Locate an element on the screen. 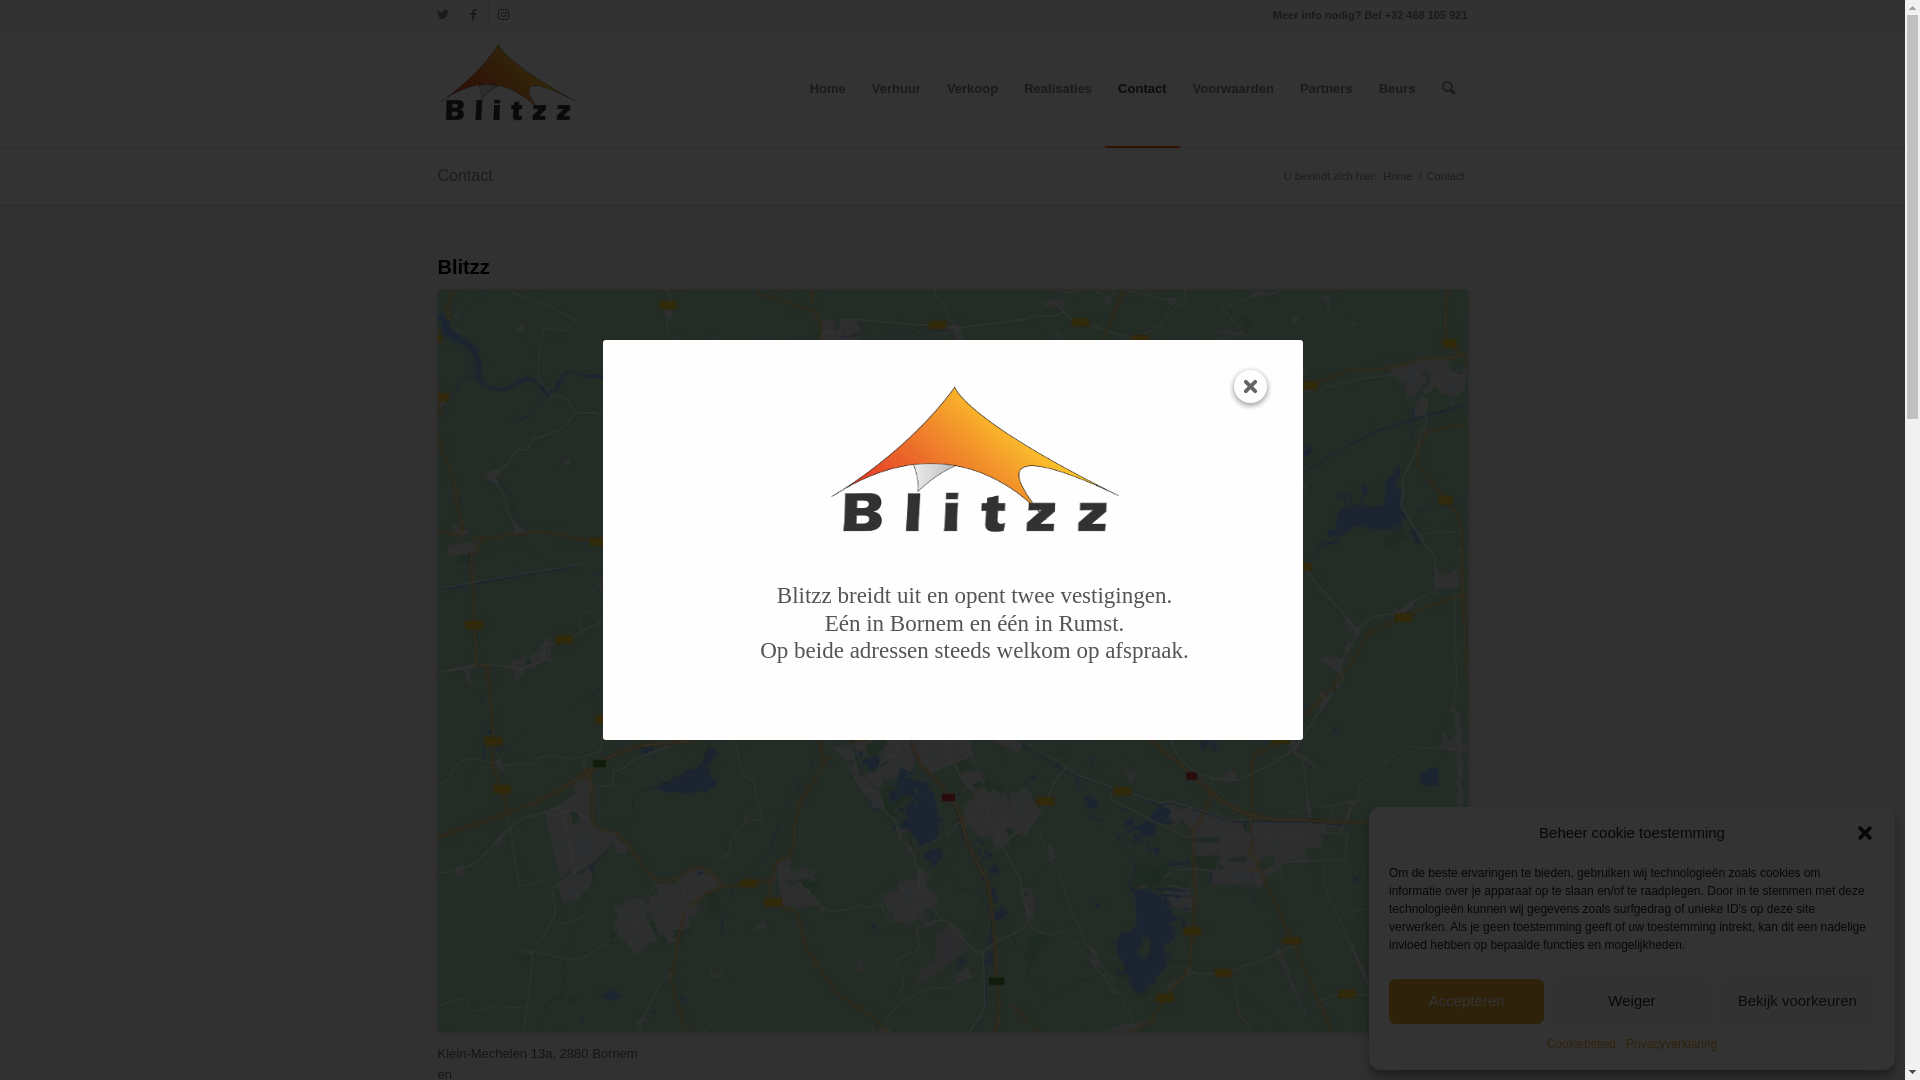 This screenshot has height=1080, width=1920. 'Accepteren' is located at coordinates (1466, 1001).